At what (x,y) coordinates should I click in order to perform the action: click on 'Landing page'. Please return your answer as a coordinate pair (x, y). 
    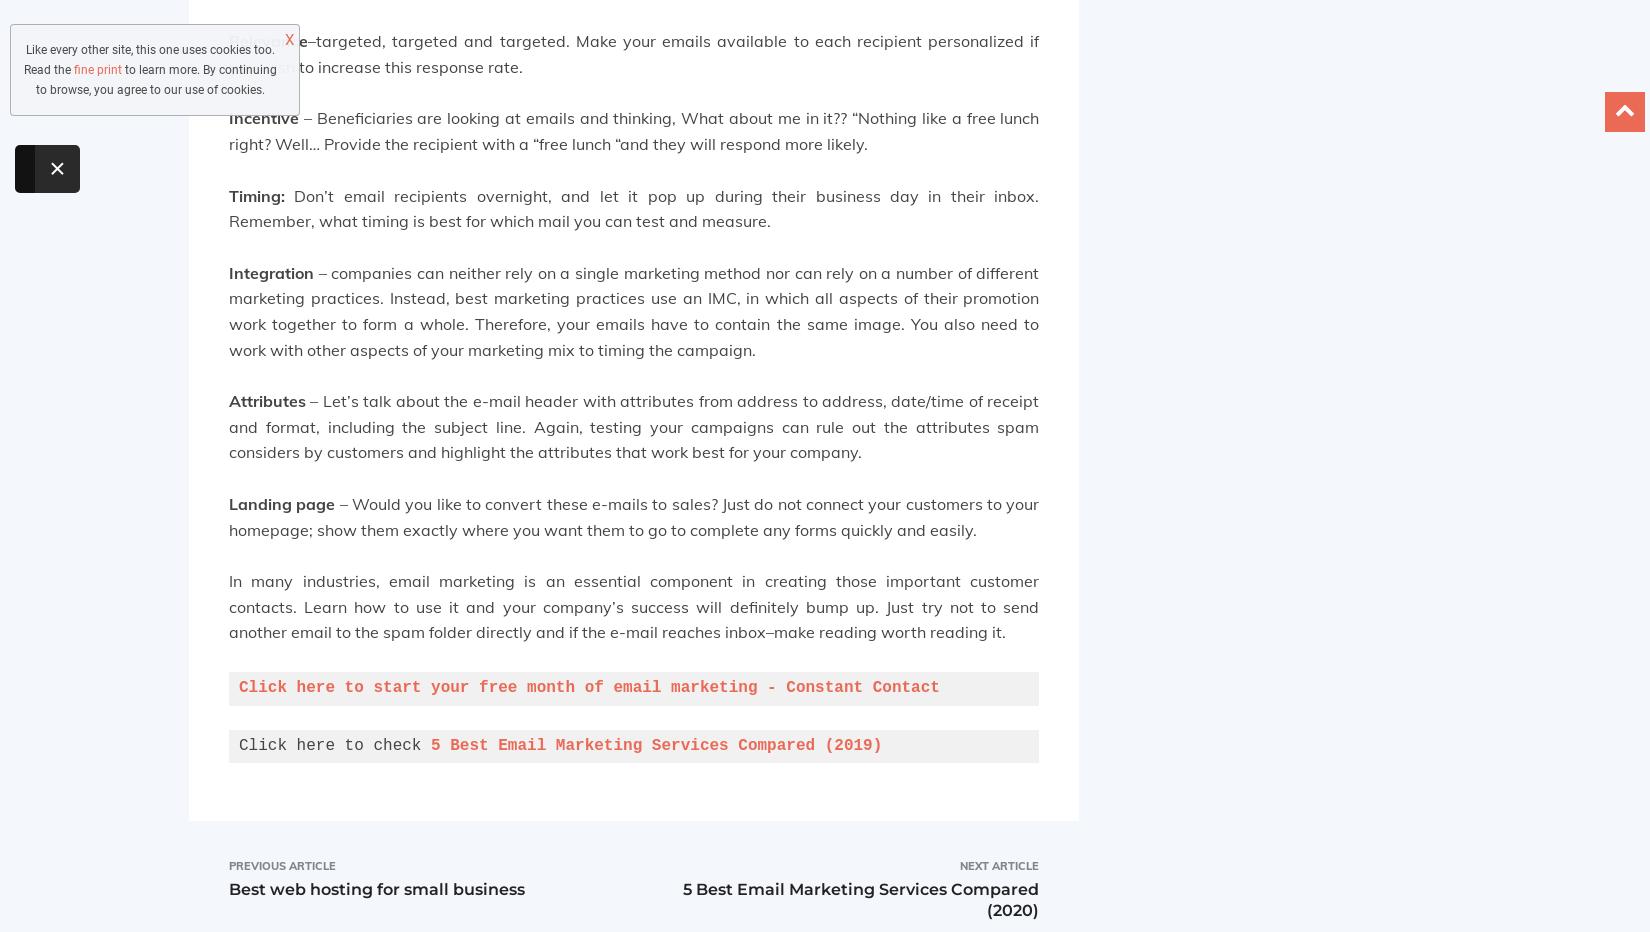
    Looking at the image, I should click on (281, 502).